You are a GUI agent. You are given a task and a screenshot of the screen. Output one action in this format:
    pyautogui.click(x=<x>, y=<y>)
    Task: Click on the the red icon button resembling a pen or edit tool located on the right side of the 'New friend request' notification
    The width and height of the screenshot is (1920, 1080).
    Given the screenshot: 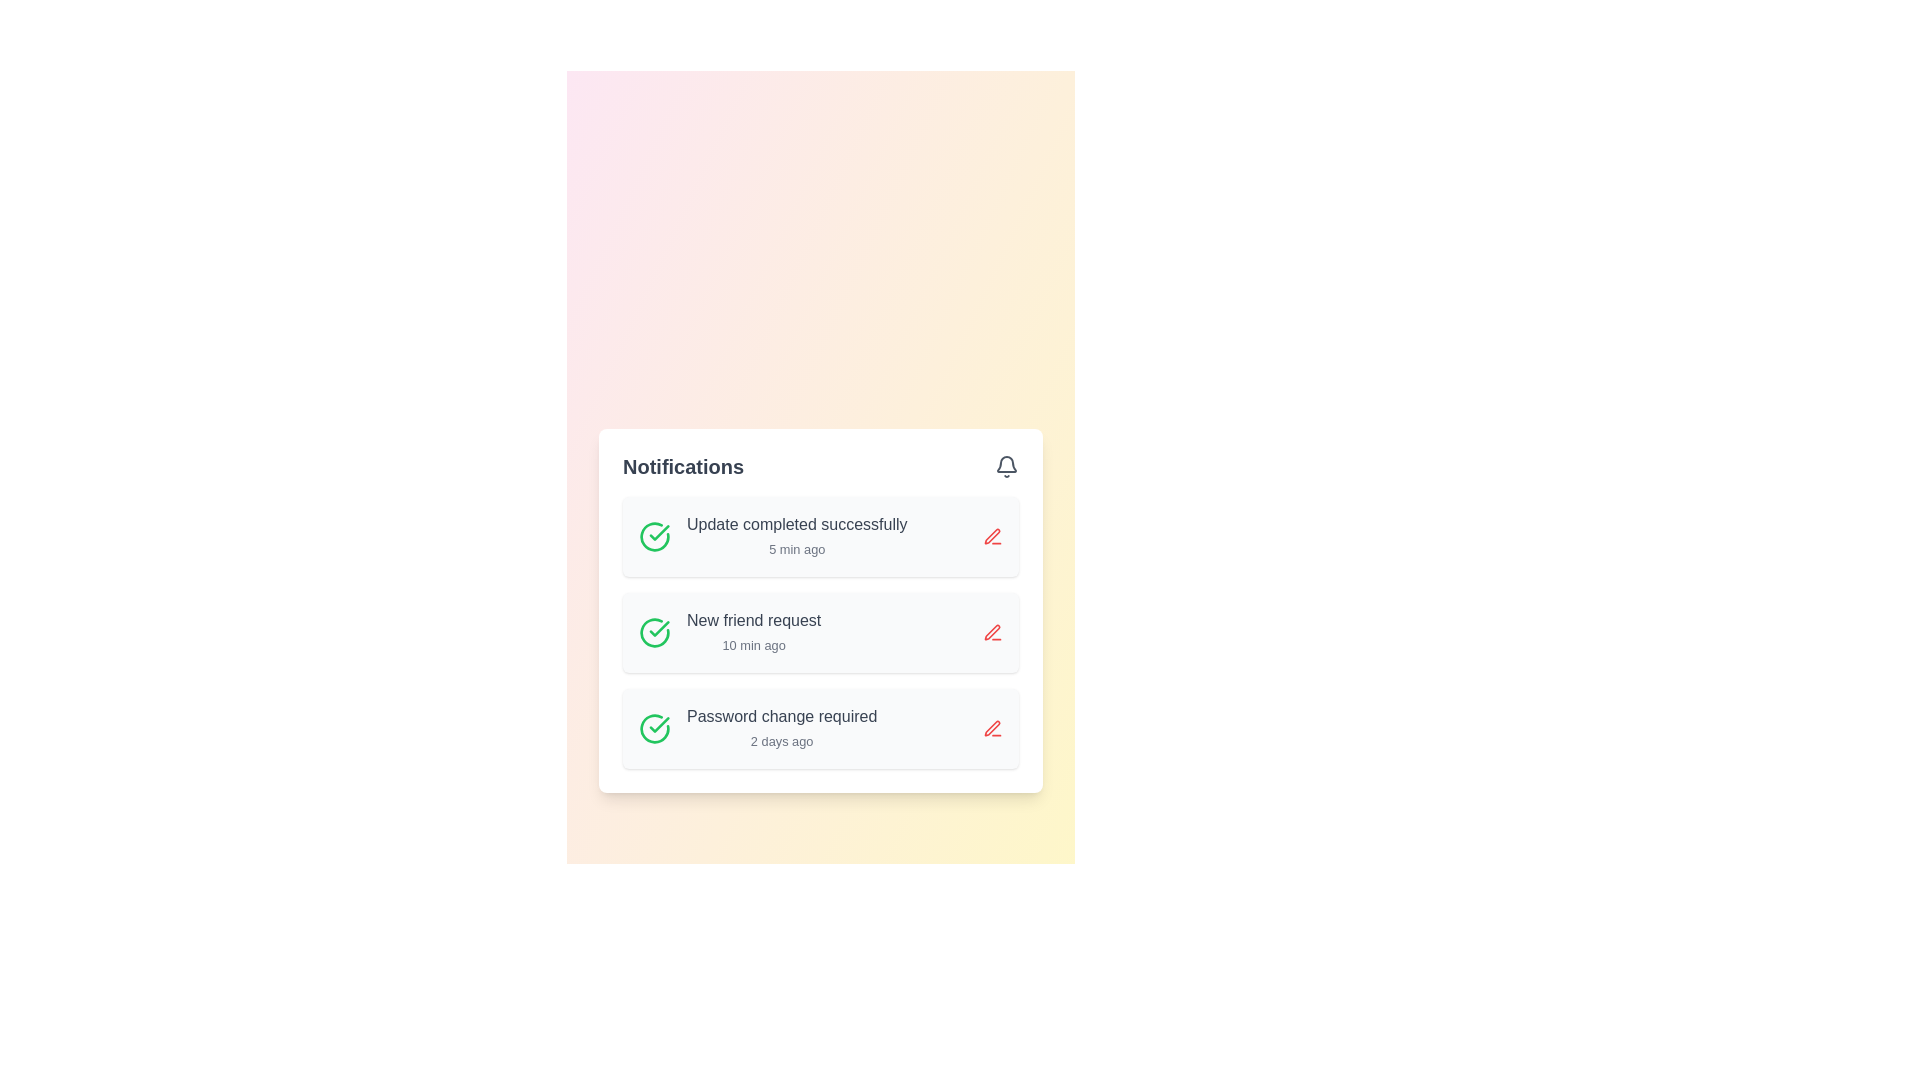 What is the action you would take?
    pyautogui.click(x=993, y=632)
    